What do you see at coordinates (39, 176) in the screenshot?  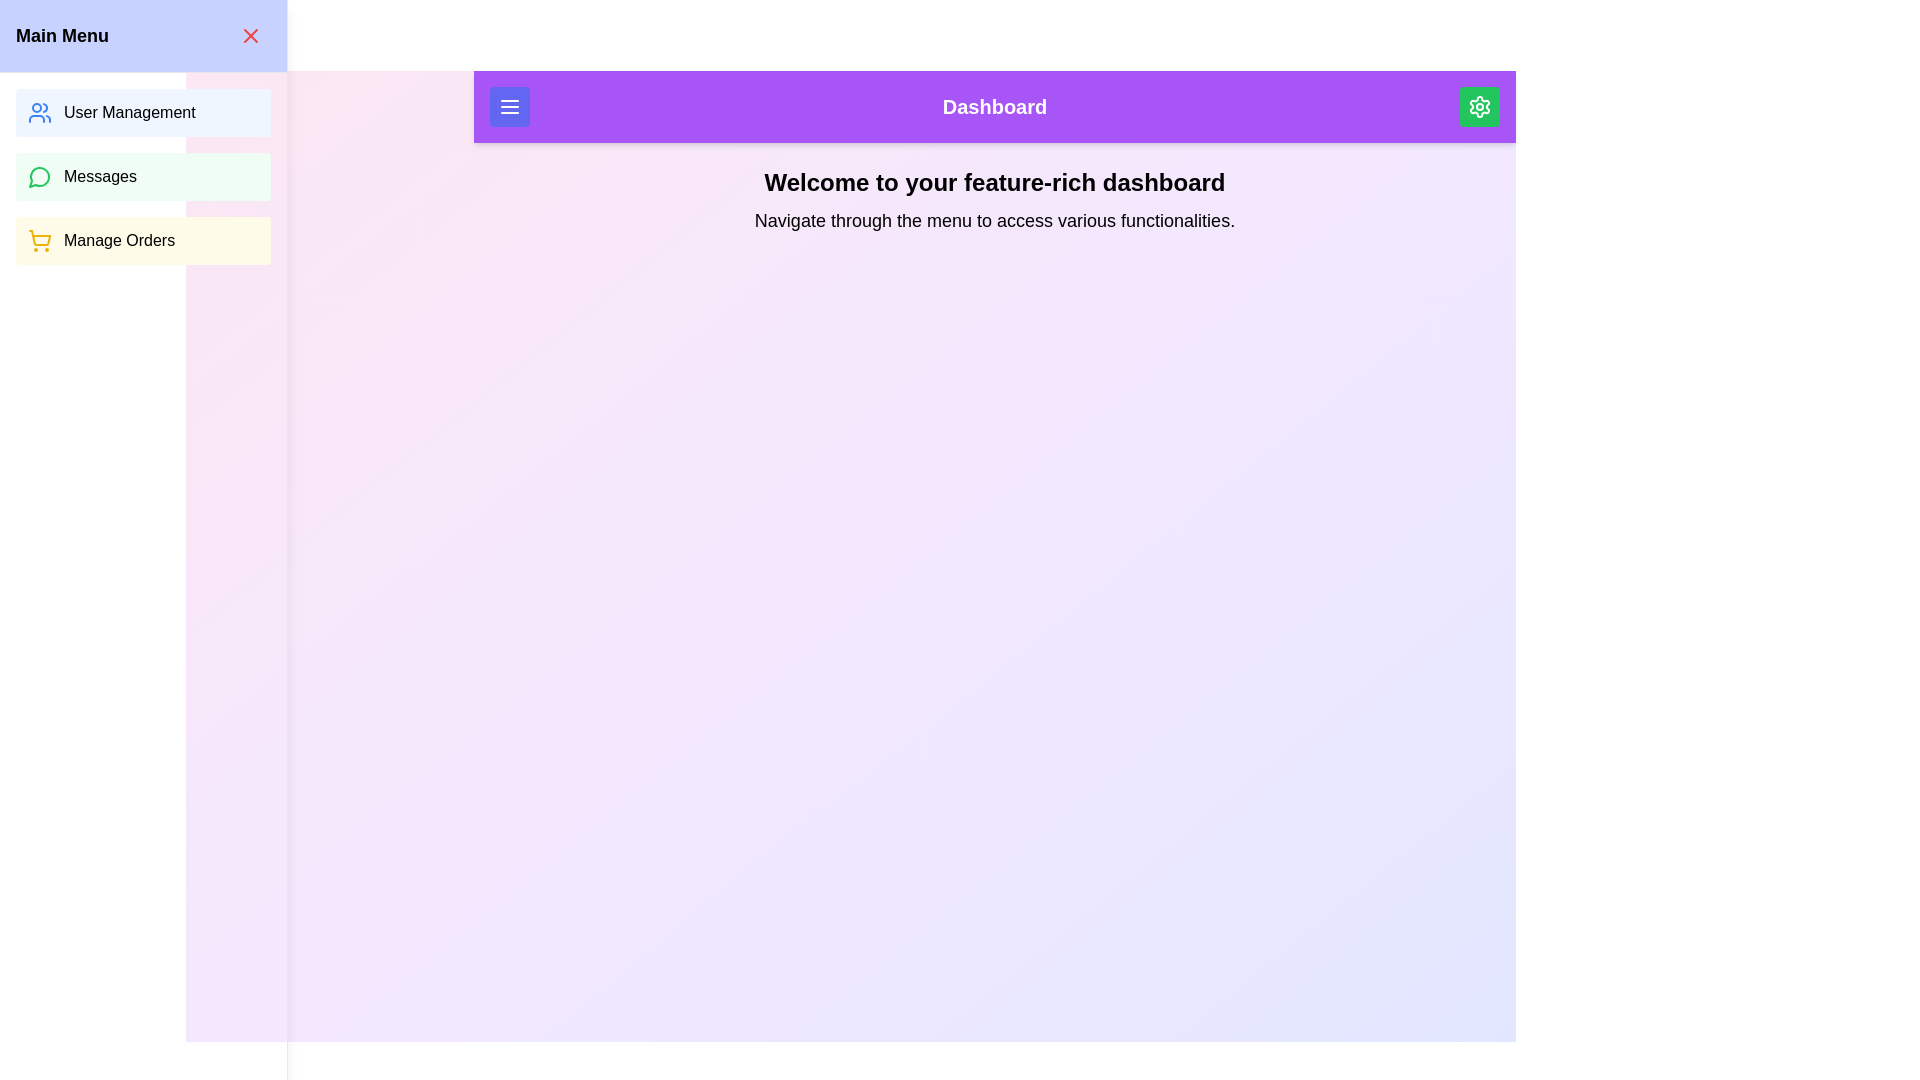 I see `the green circular icon resembling a speech or message bubble located to the left of the 'Messages' text in the sidebar menu` at bounding box center [39, 176].